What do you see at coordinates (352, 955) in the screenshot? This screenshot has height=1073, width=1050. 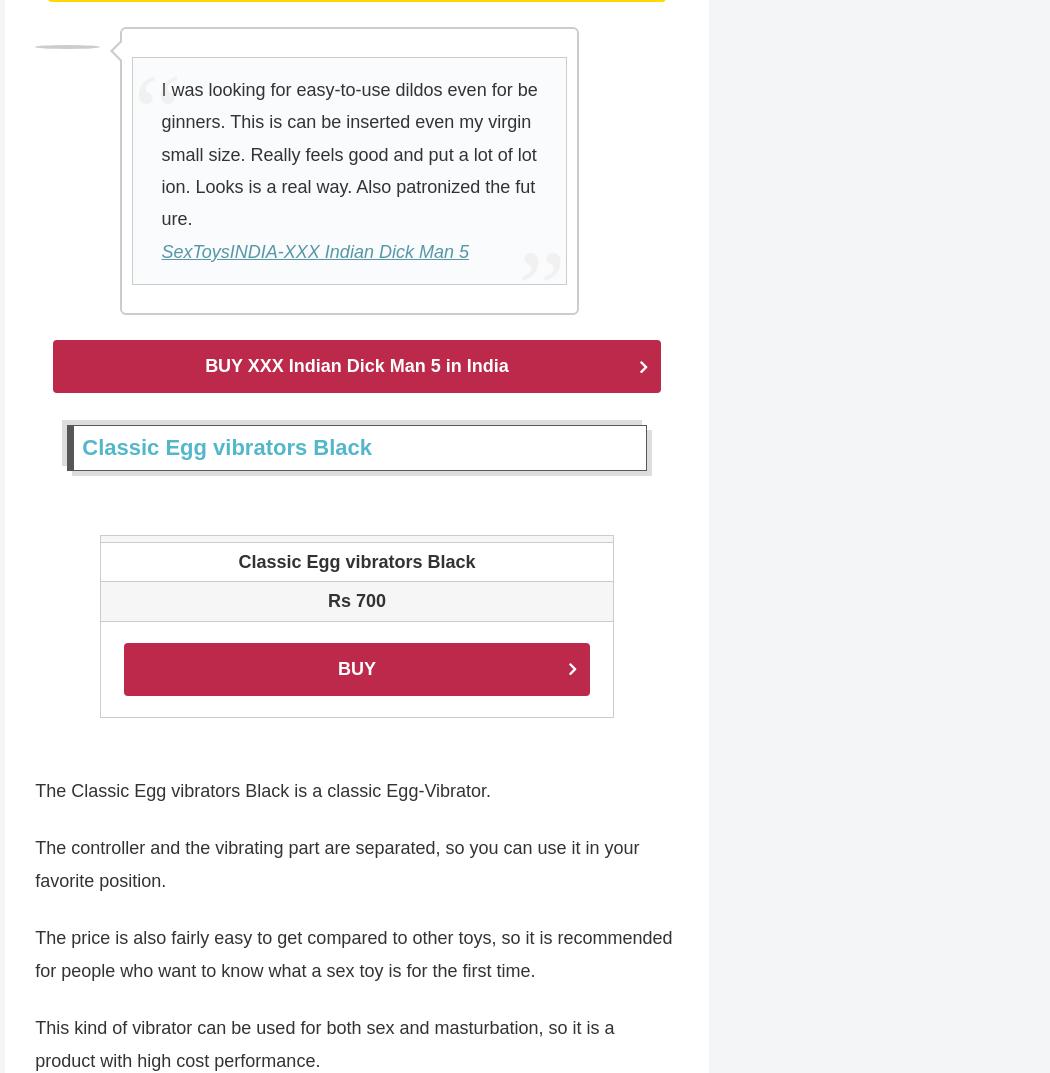 I see `'The price is also fairly easy to get compared to other toys, so it is recommended for people who want to know what a sex toy is for the first time.'` at bounding box center [352, 955].